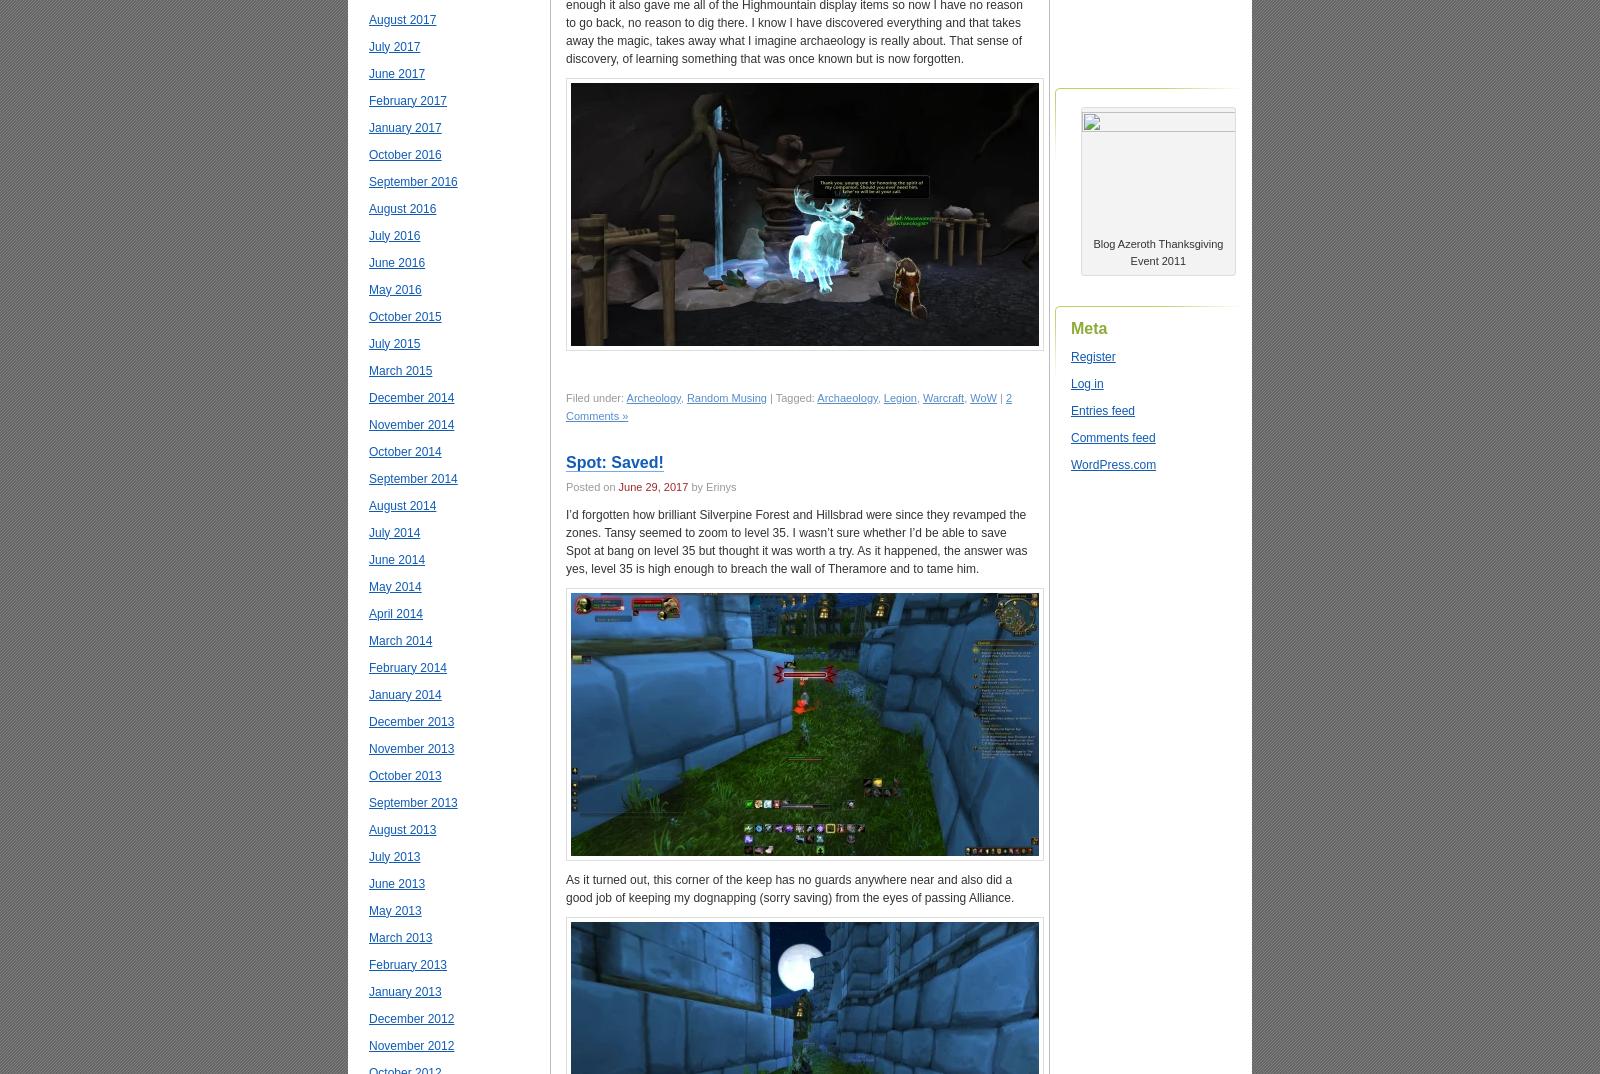 This screenshot has width=1600, height=1074. What do you see at coordinates (1071, 411) in the screenshot?
I see `'Entries feed'` at bounding box center [1071, 411].